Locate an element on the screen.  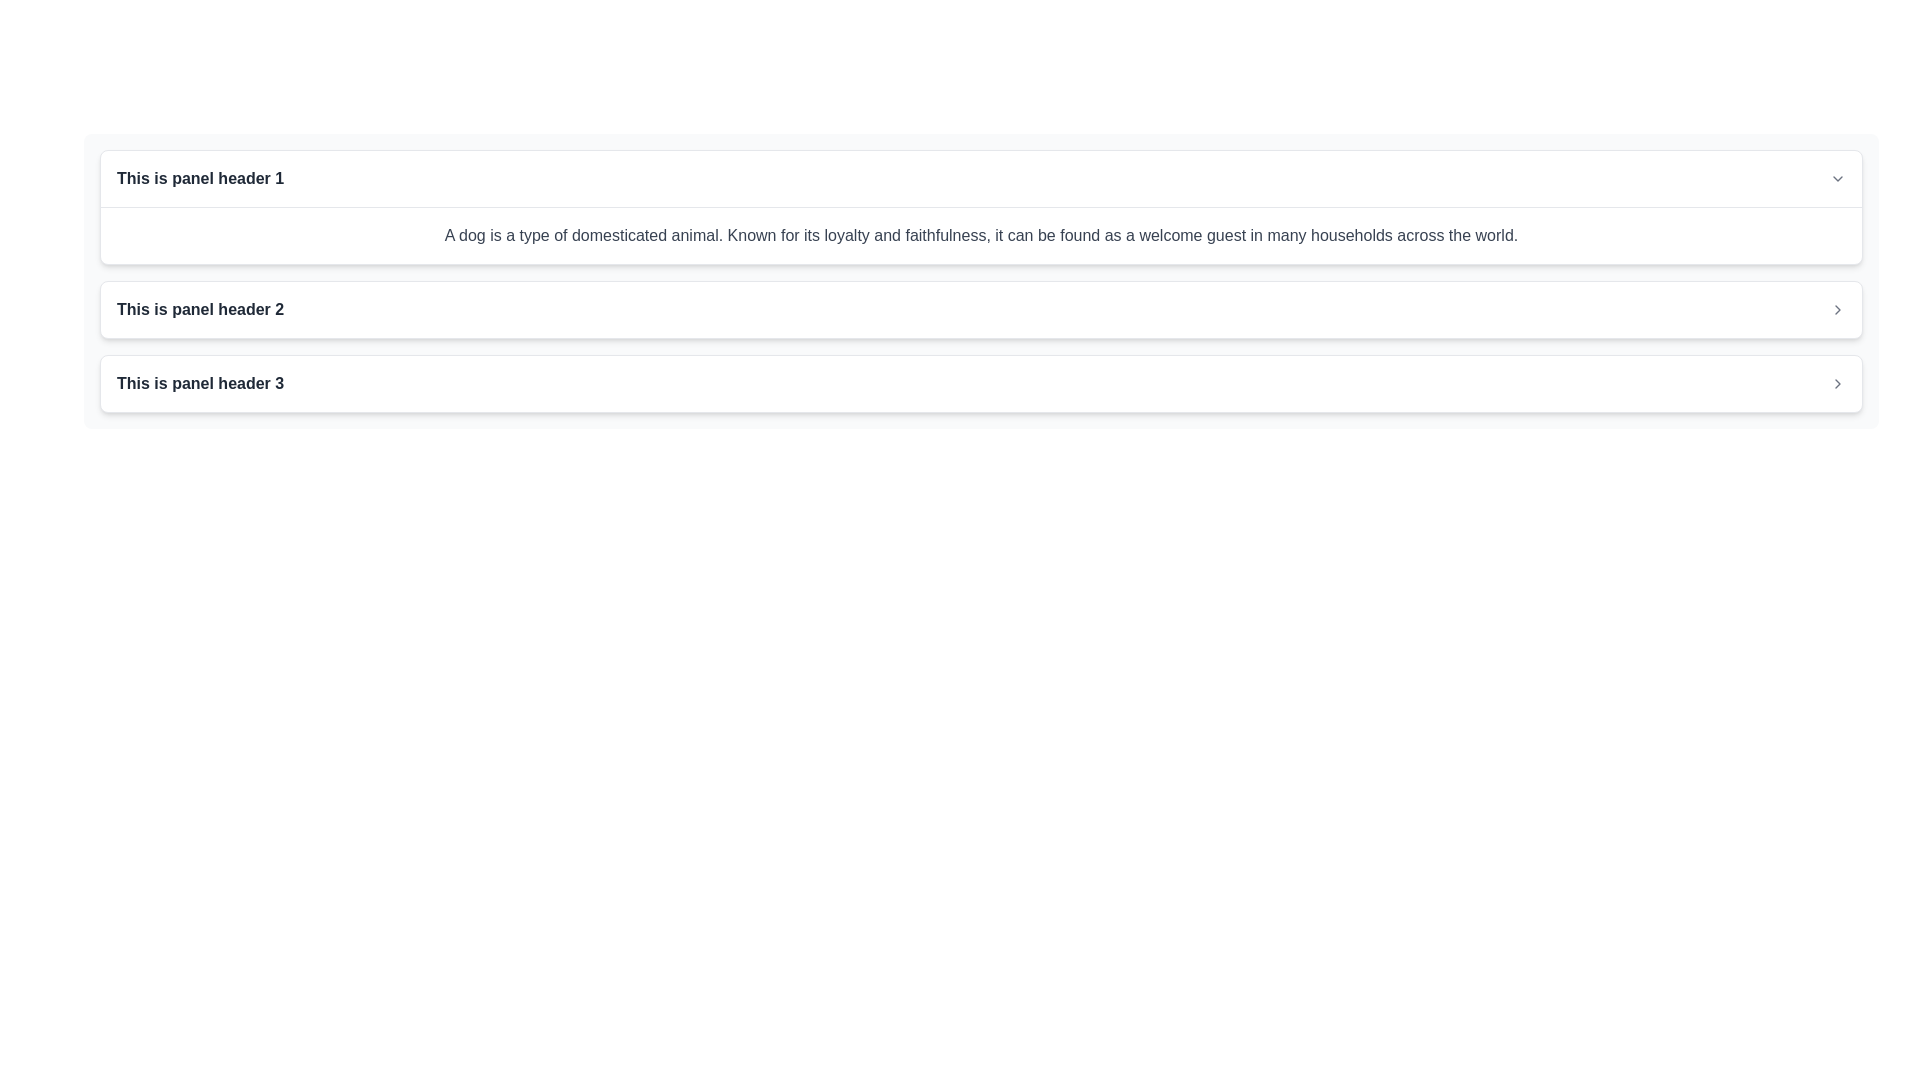
the text label that reads 'This is panel header 2', which is styled with a bold font and dark gray color, located in the middle of three panel headers is located at coordinates (200, 309).